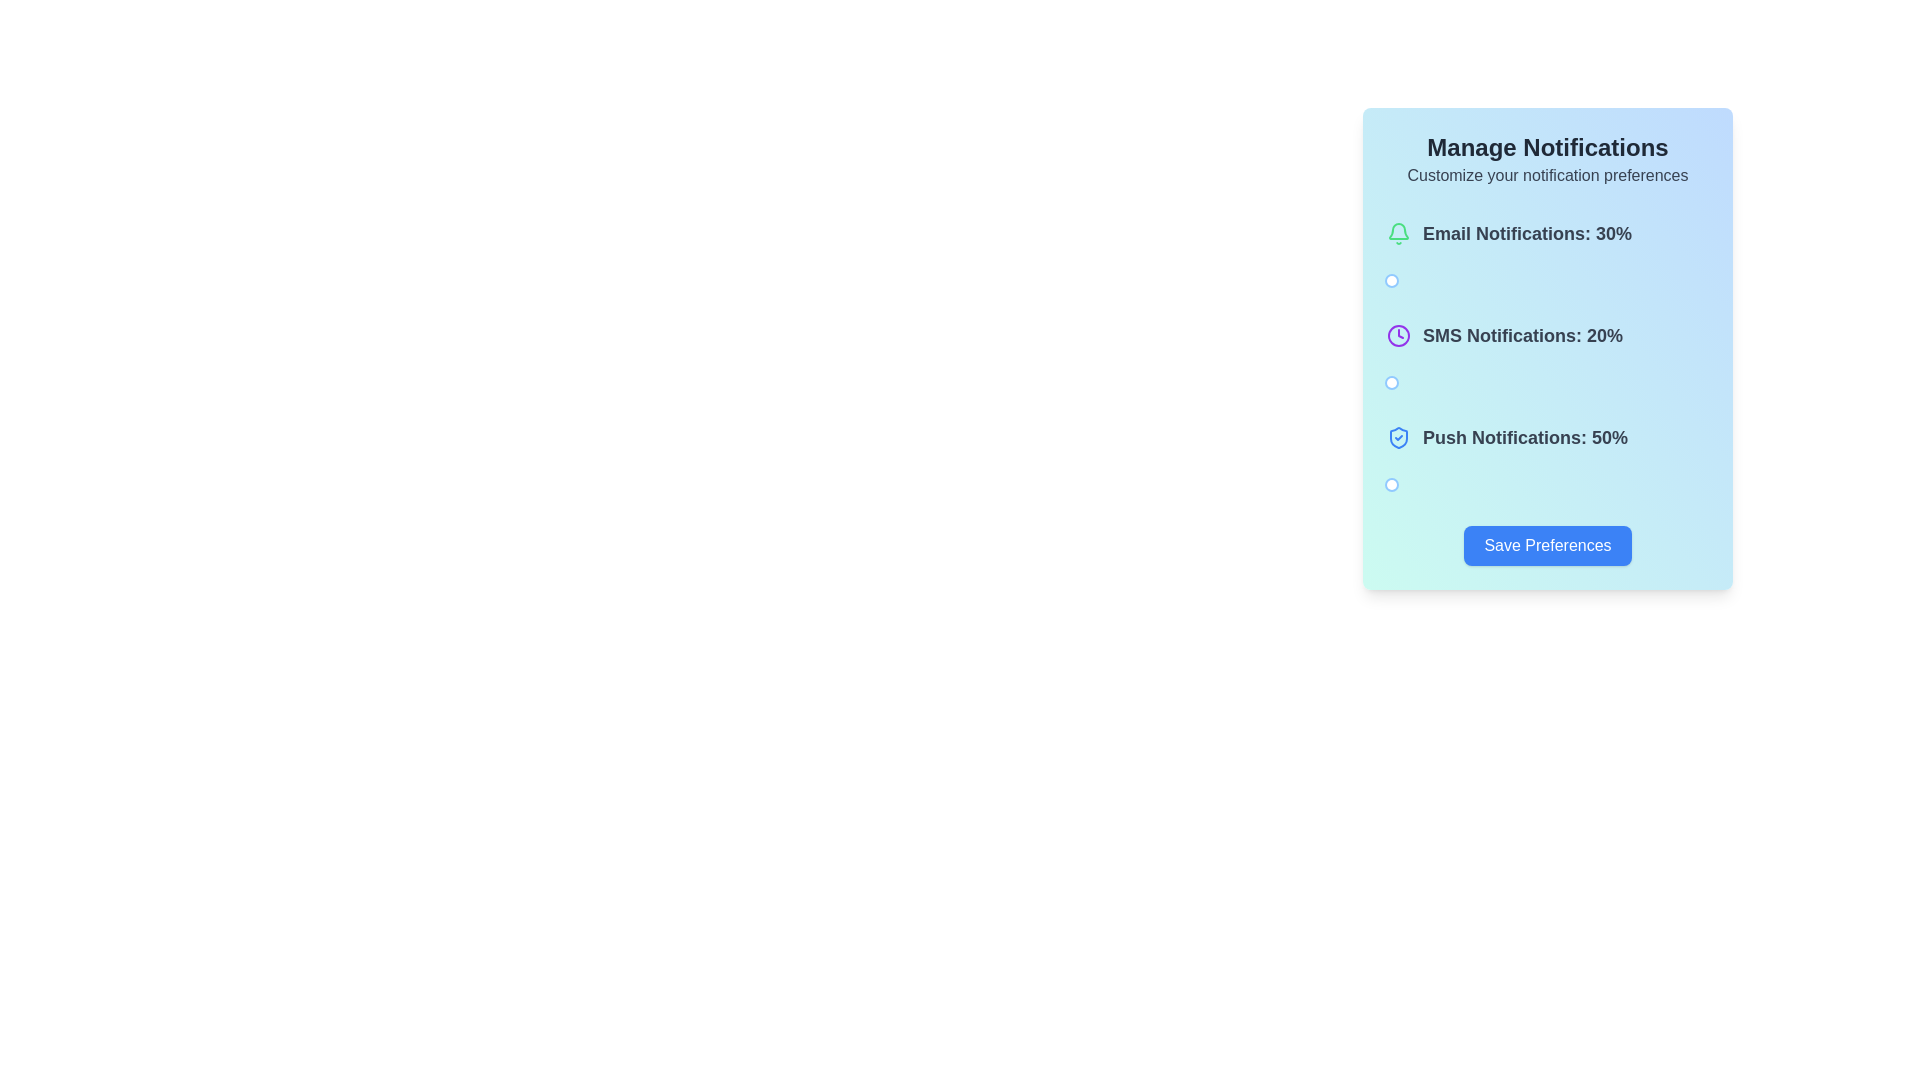 Image resolution: width=1920 pixels, height=1080 pixels. Describe the element at coordinates (1547, 158) in the screenshot. I see `the text block titled 'Manage Notifications' which includes the subtitle 'Customize your notification preferences', located at the top of the card UI in the upper-right region of the interface` at that location.